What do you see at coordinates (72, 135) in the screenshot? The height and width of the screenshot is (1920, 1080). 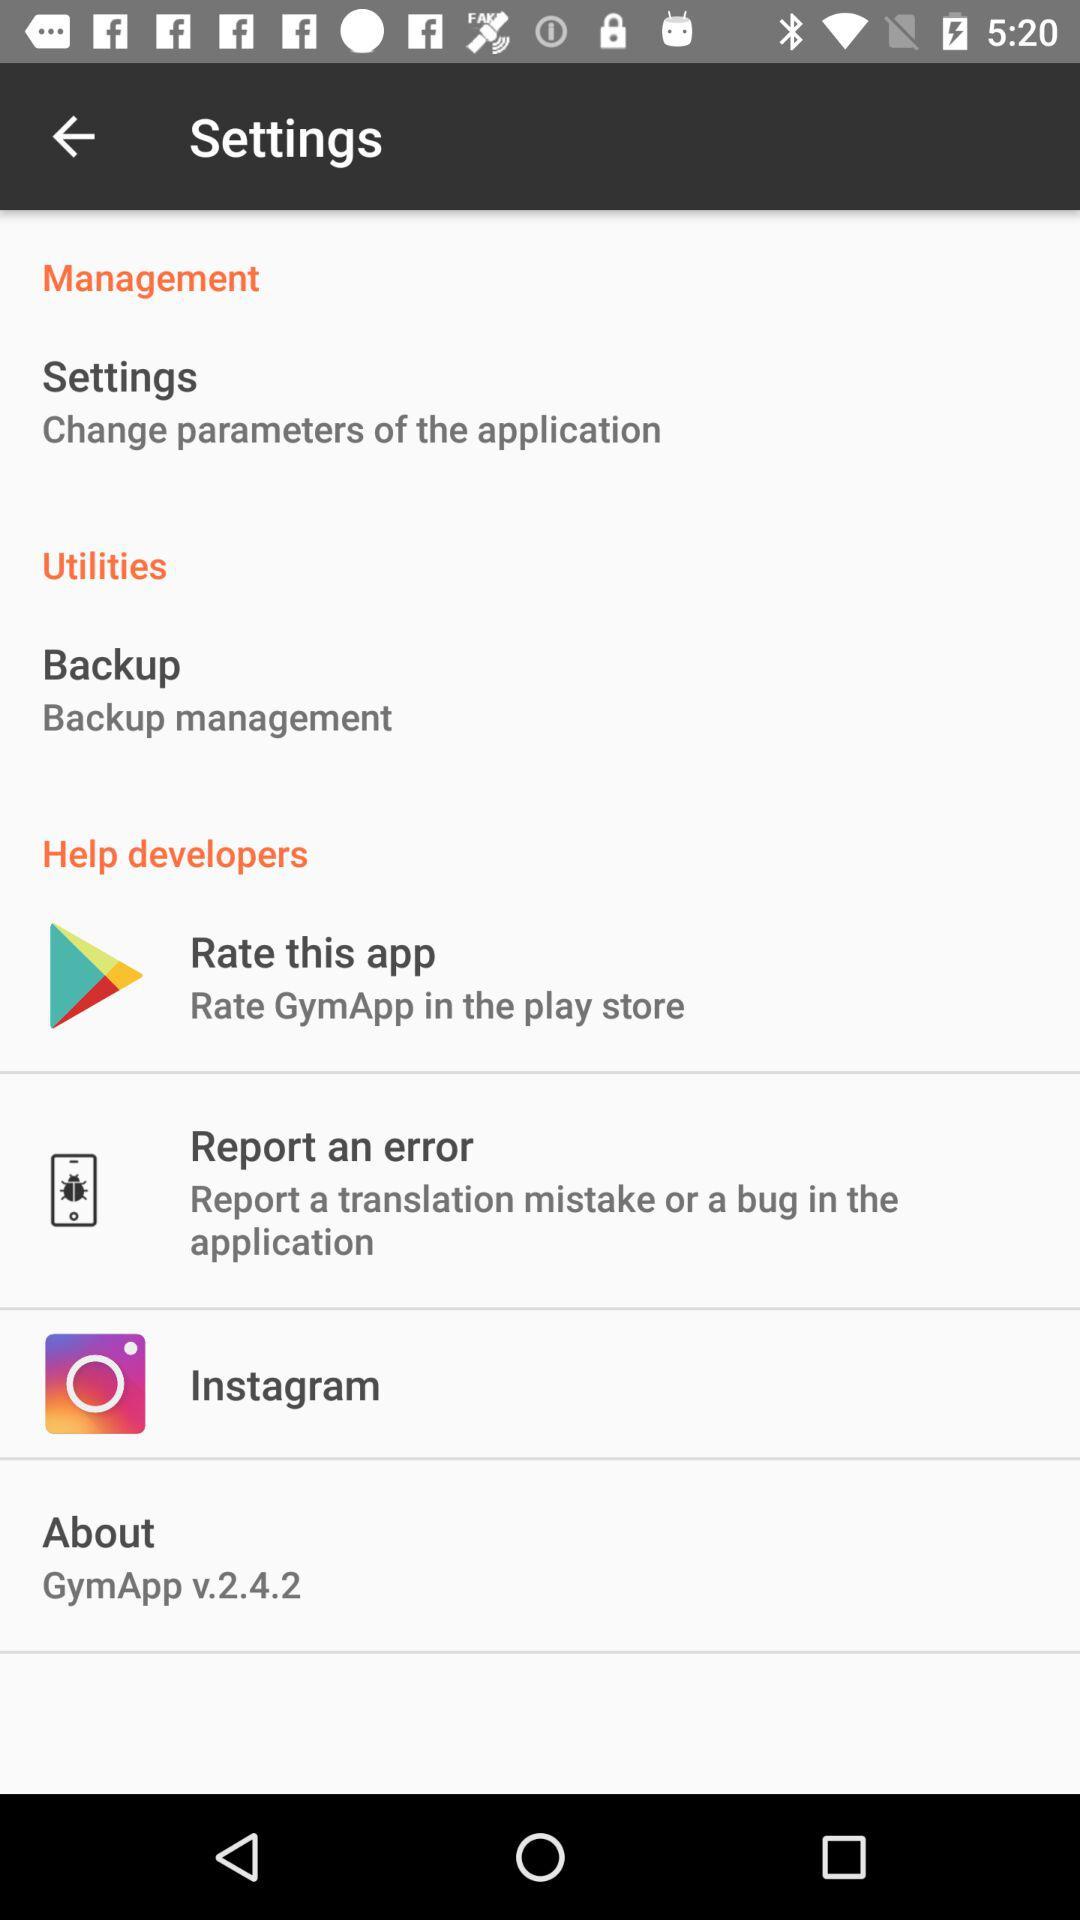 I see `the icon next to the settings item` at bounding box center [72, 135].